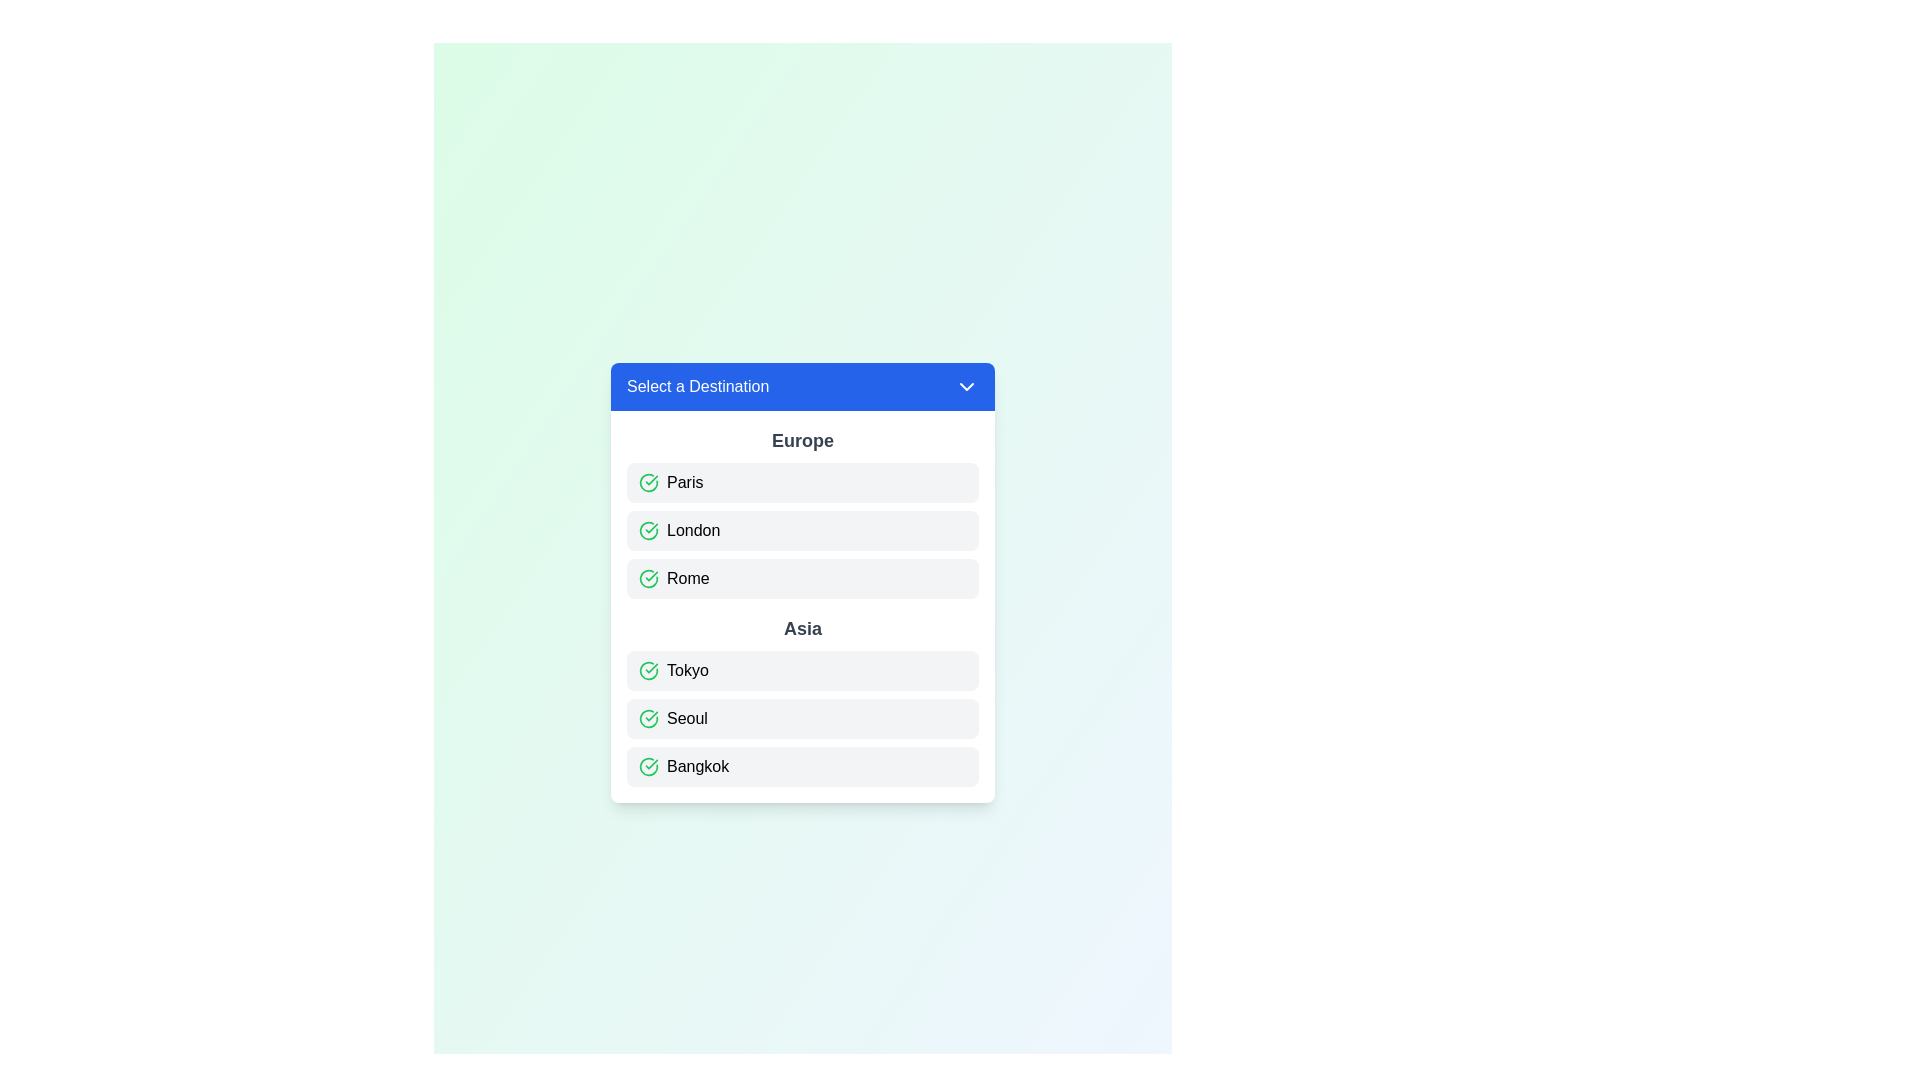 This screenshot has width=1920, height=1080. I want to click on the text label displaying 'Paris', which is part of a selectable option in a list item under the 'Europe' section, aligned next to a green checkmark icon, so click(685, 482).